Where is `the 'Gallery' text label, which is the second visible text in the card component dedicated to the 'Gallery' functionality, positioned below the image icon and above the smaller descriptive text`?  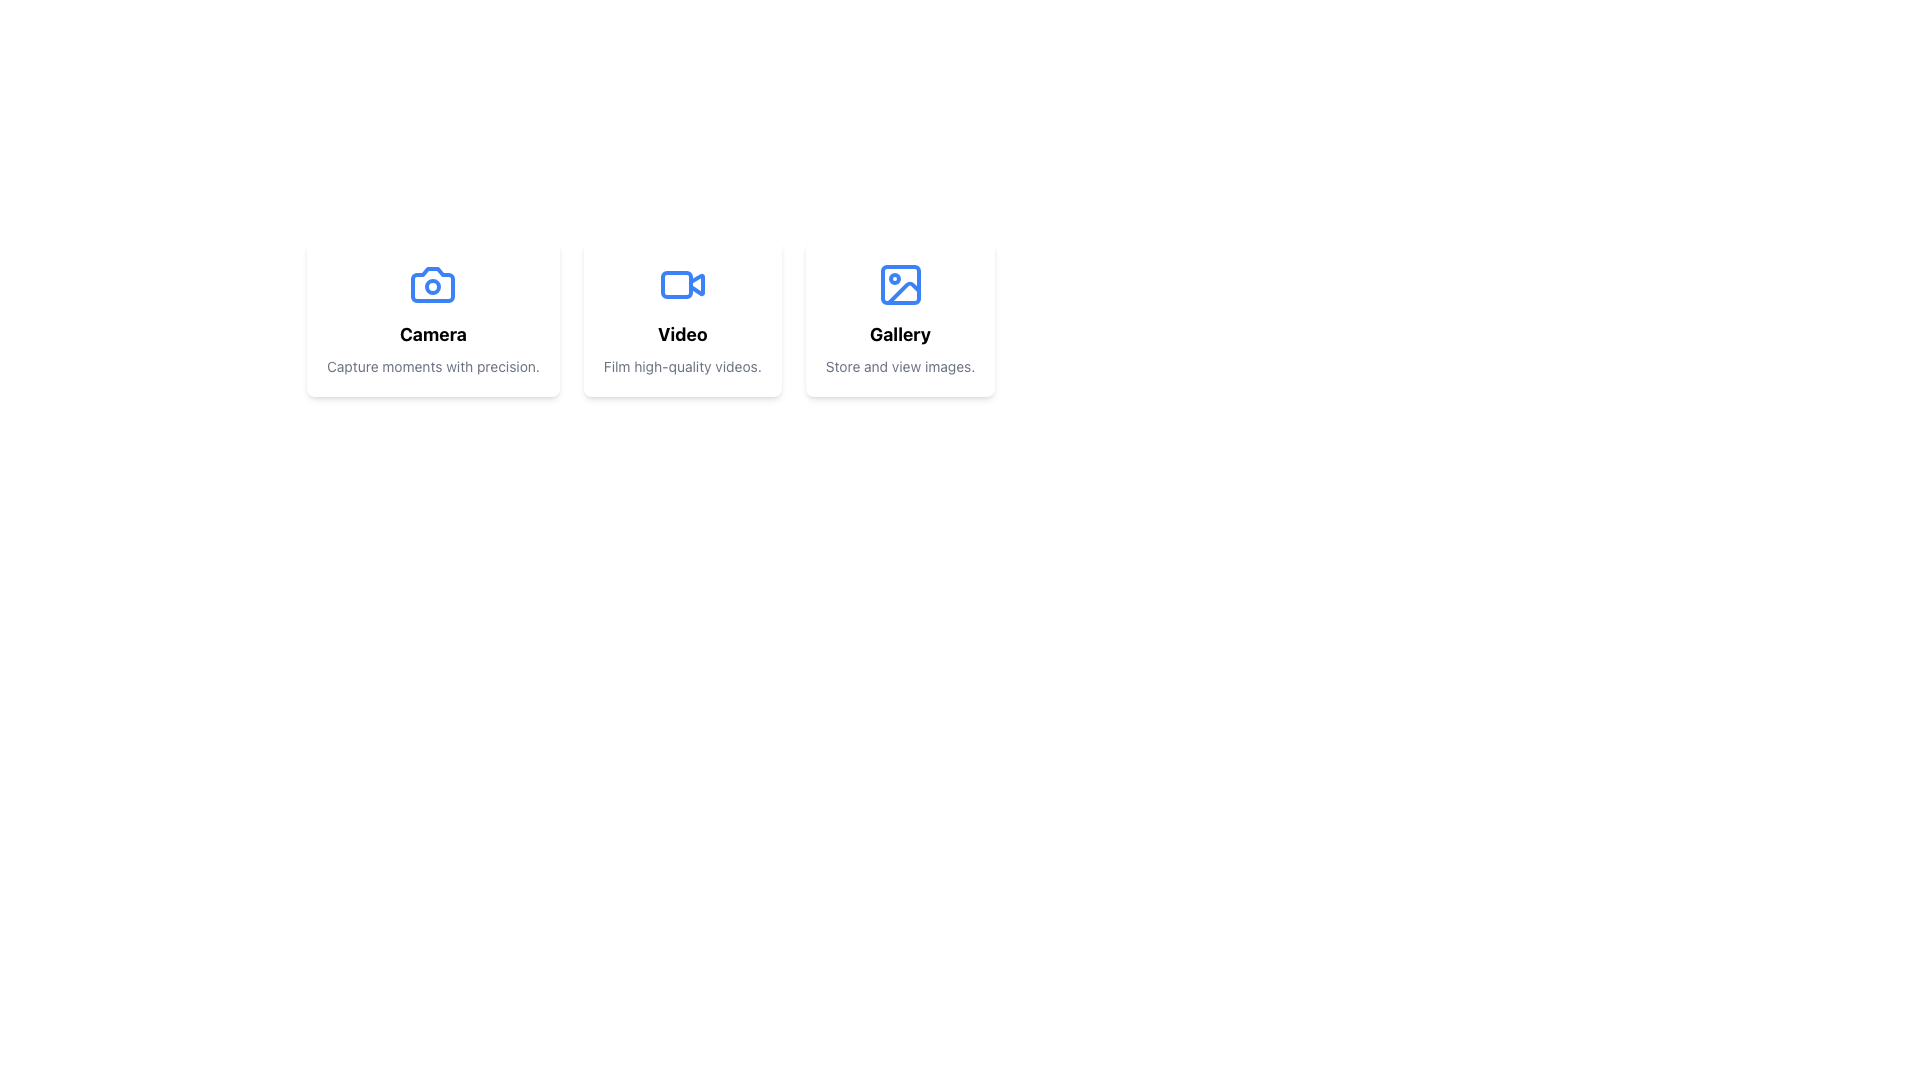
the 'Gallery' text label, which is the second visible text in the card component dedicated to the 'Gallery' functionality, positioned below the image icon and above the smaller descriptive text is located at coordinates (899, 334).